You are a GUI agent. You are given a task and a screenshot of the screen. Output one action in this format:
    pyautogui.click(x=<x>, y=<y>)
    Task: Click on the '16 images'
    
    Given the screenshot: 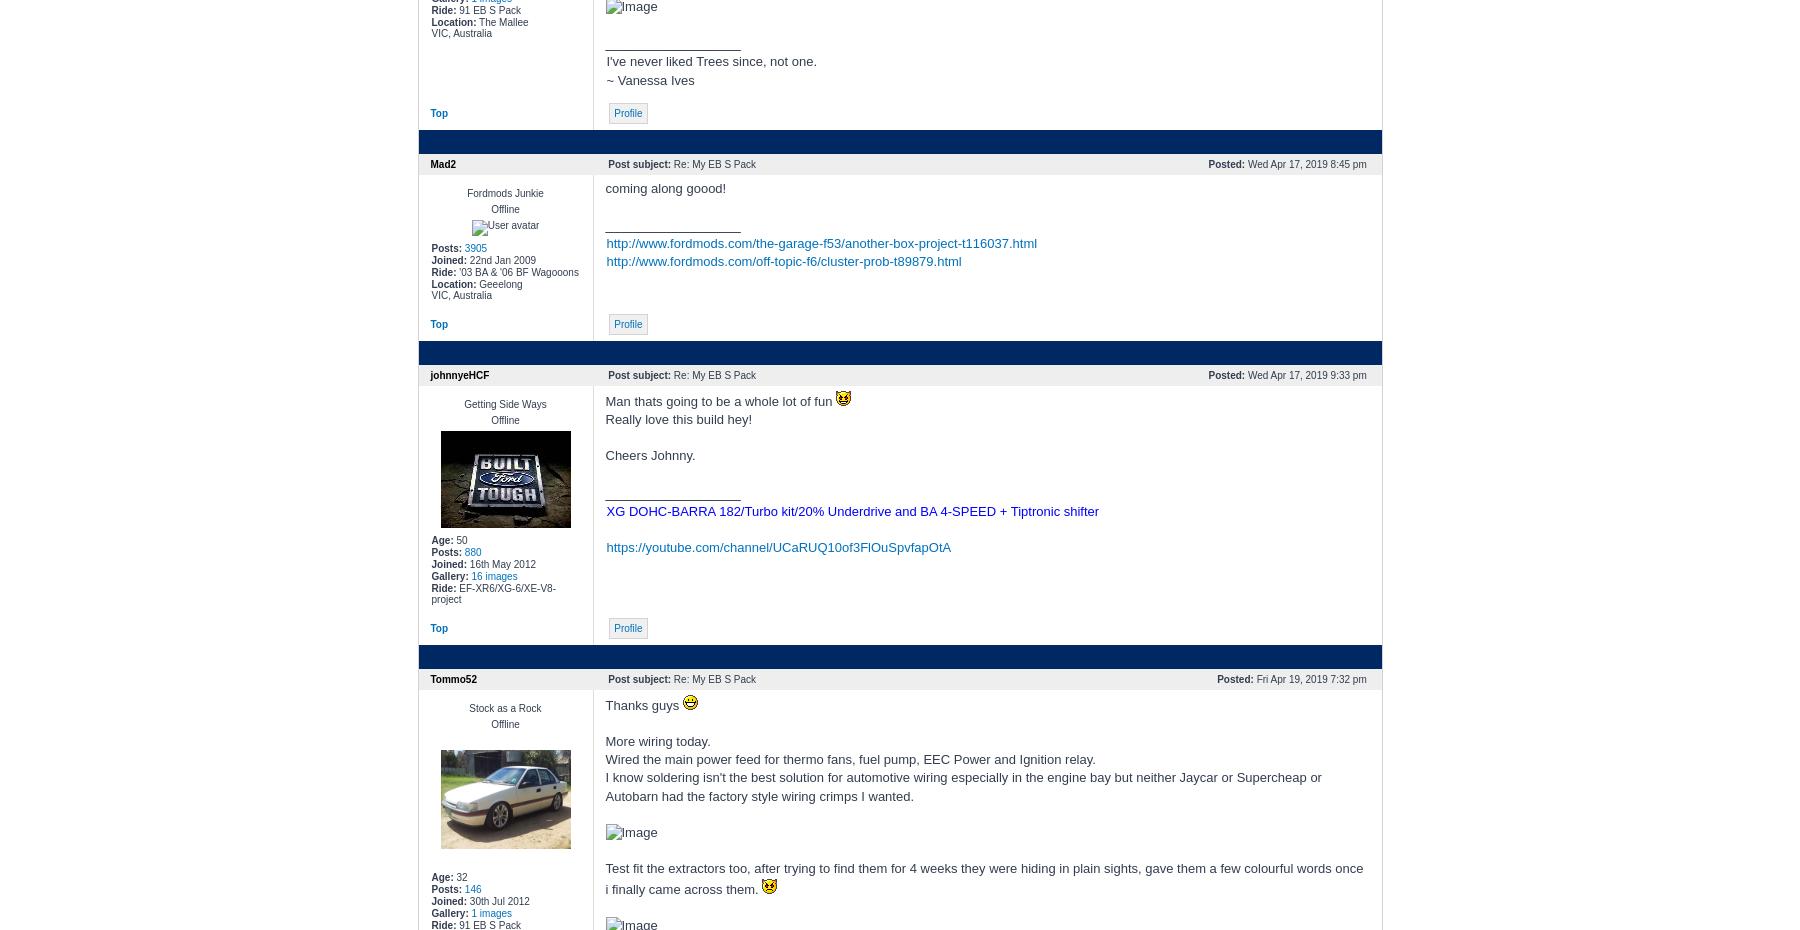 What is the action you would take?
    pyautogui.click(x=492, y=575)
    